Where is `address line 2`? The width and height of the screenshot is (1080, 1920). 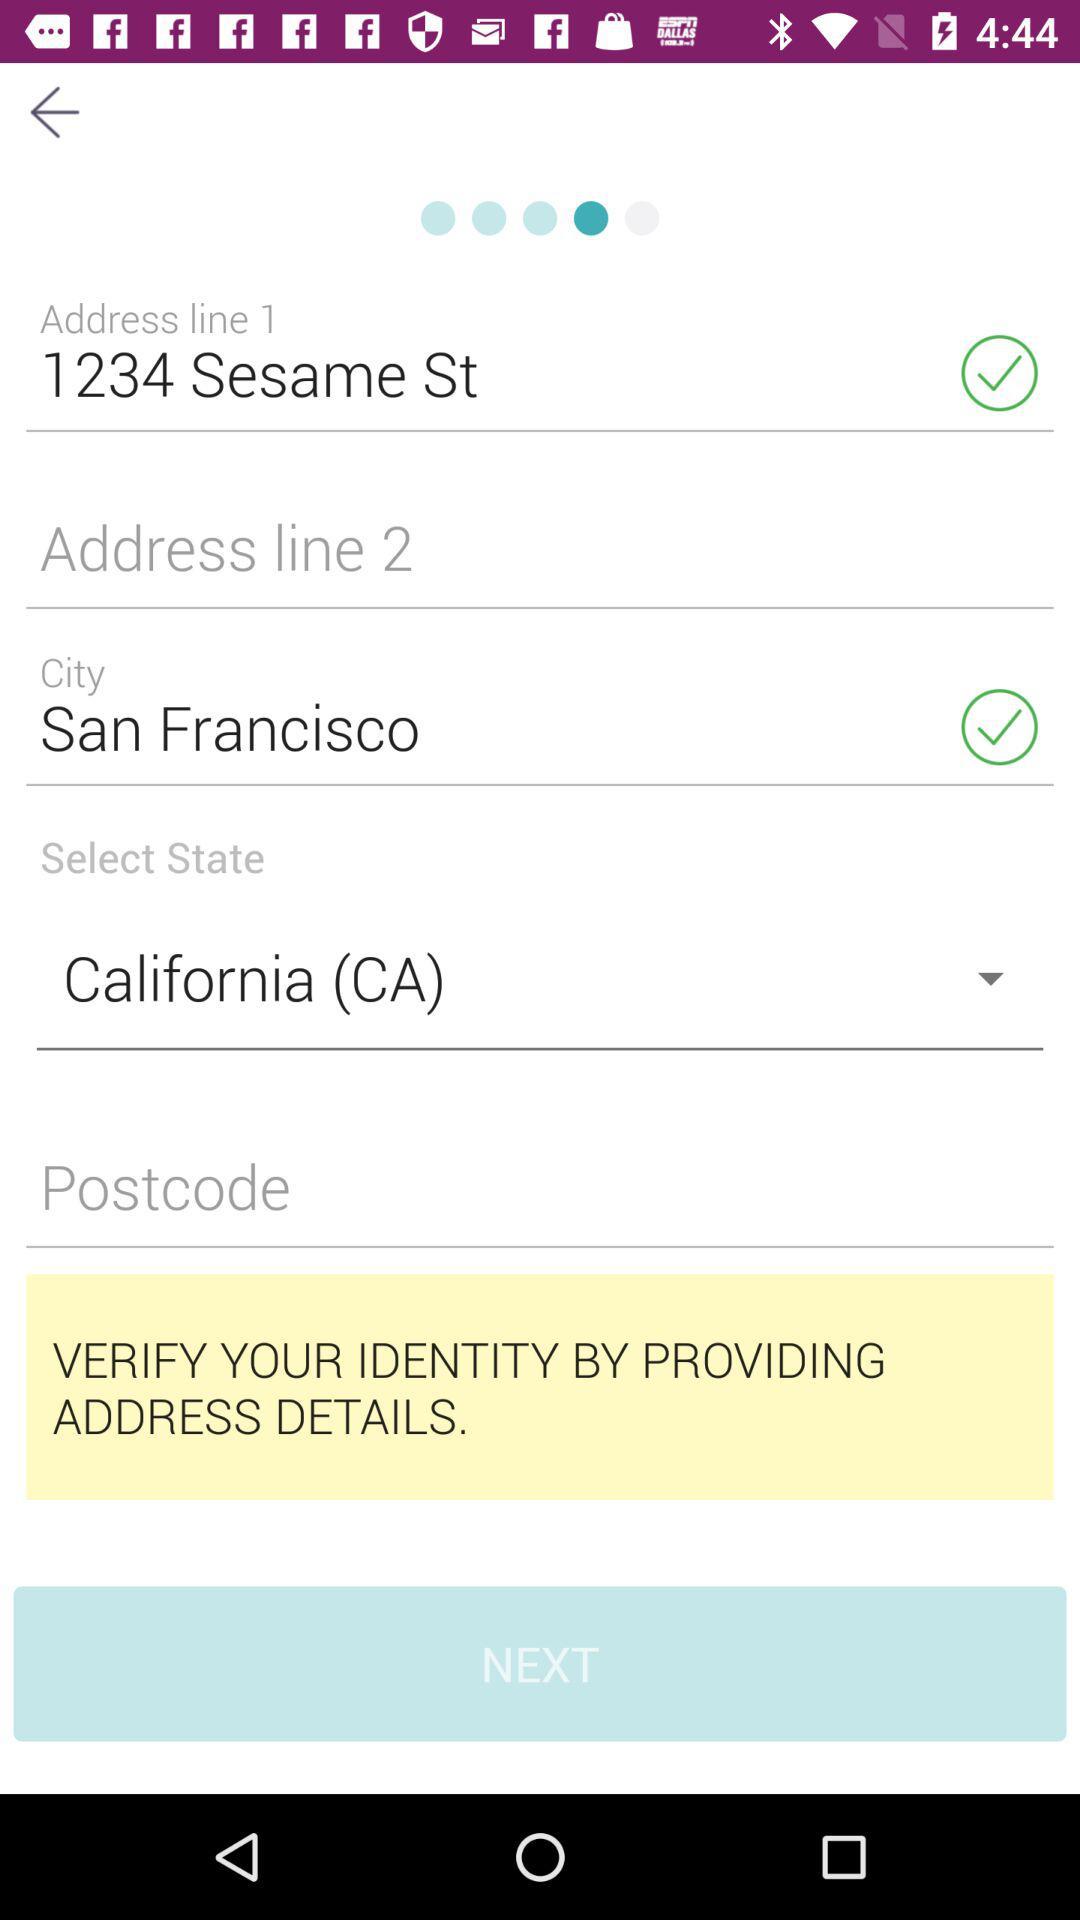 address line 2 is located at coordinates (540, 559).